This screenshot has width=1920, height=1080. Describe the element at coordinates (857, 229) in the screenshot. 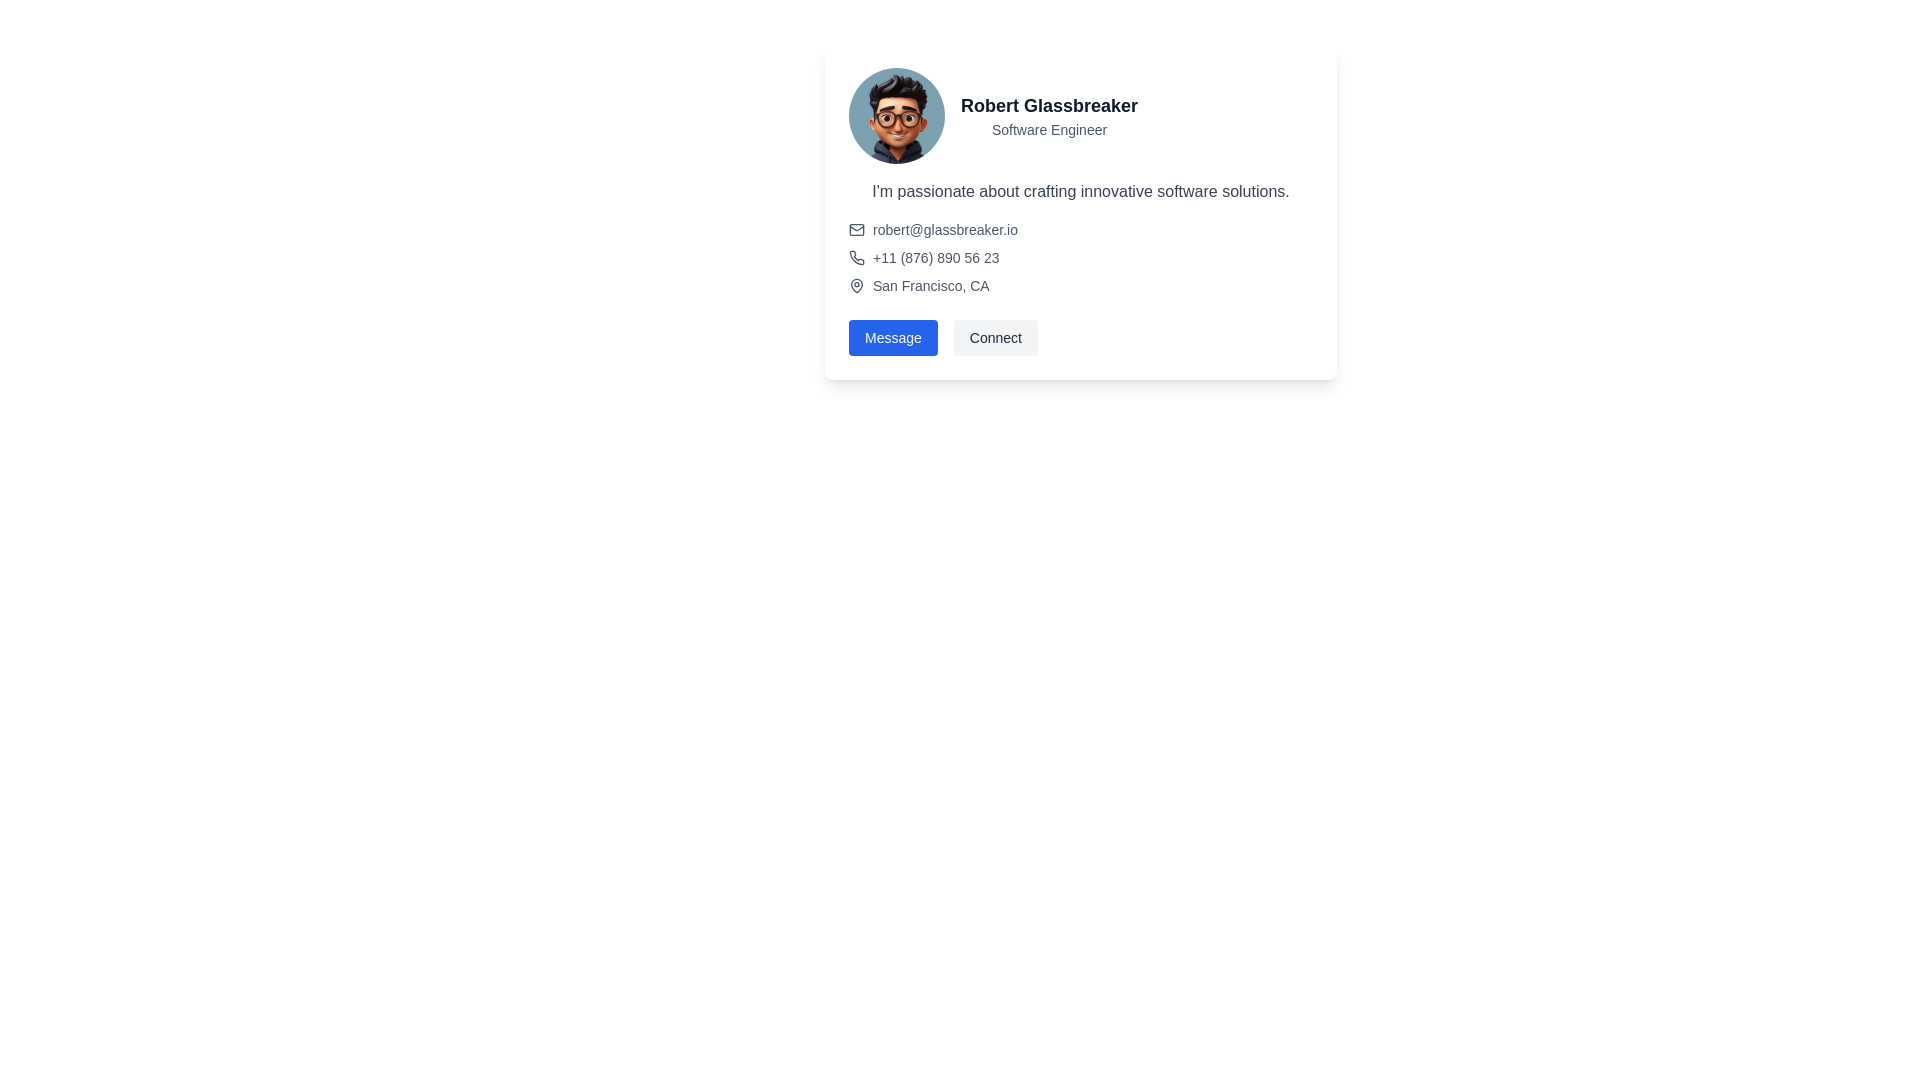

I see `the envelope icon representing the email in the user profile section to potentially see a tooltip or visual effect` at that location.